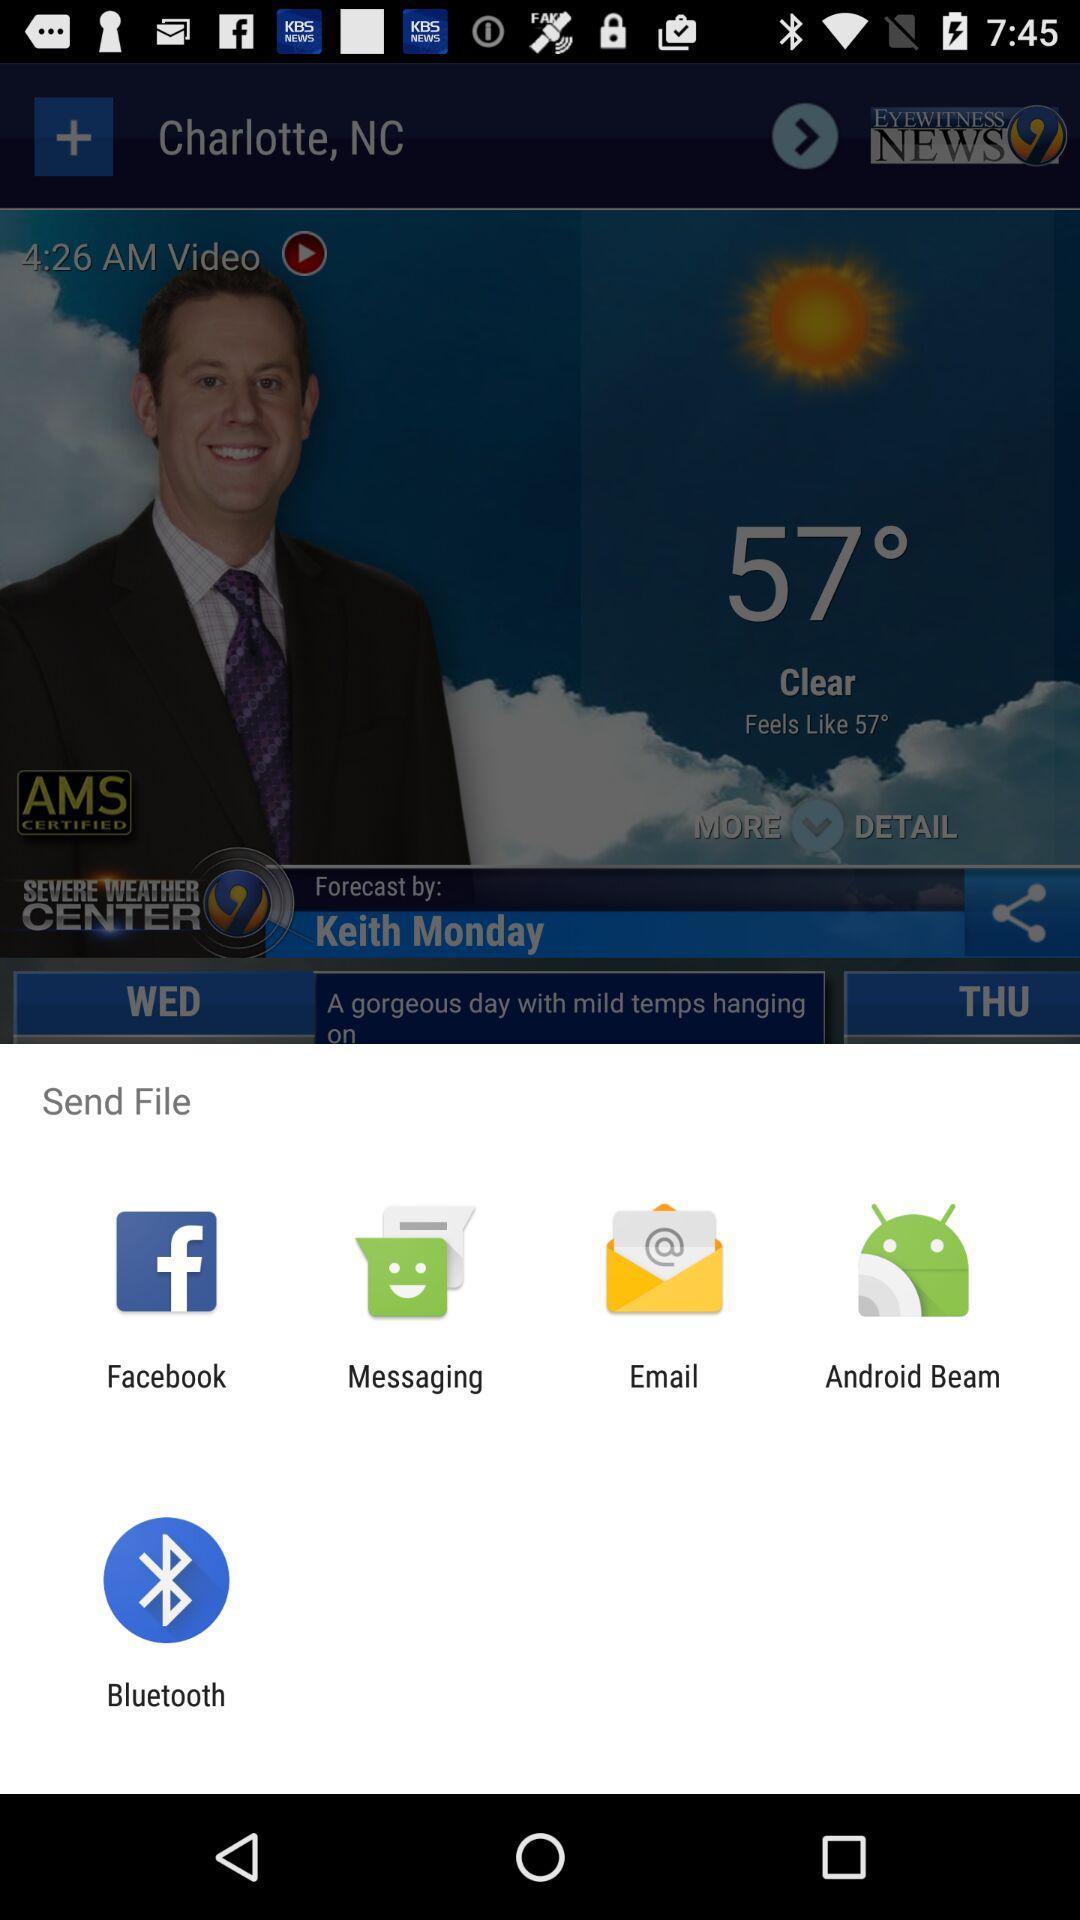 The width and height of the screenshot is (1080, 1920). Describe the element at coordinates (414, 1392) in the screenshot. I see `the app next to the facebook app` at that location.